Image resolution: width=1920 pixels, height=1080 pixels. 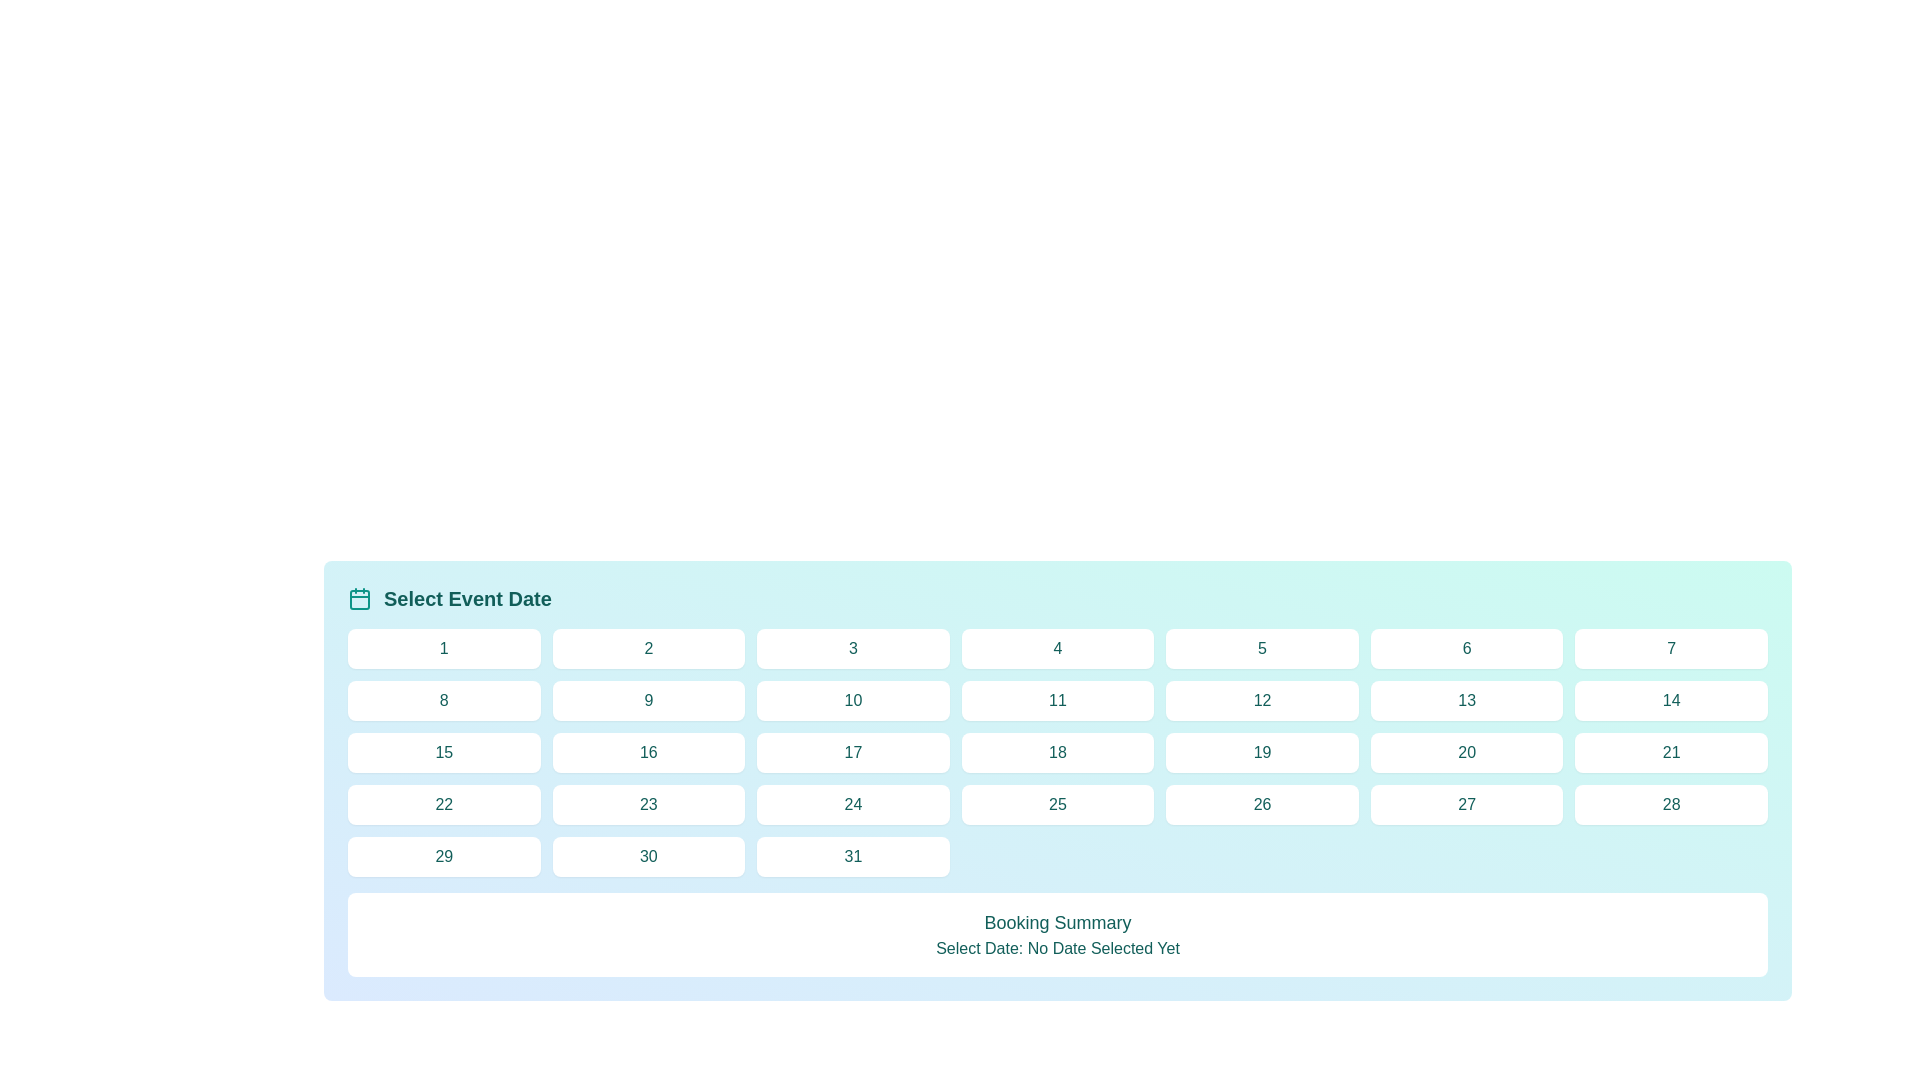 I want to click on the text label that displays 'Select Date: No Date Selected Yet' in teal font, located beneath the 'Booking Summary' header, so click(x=1056, y=947).